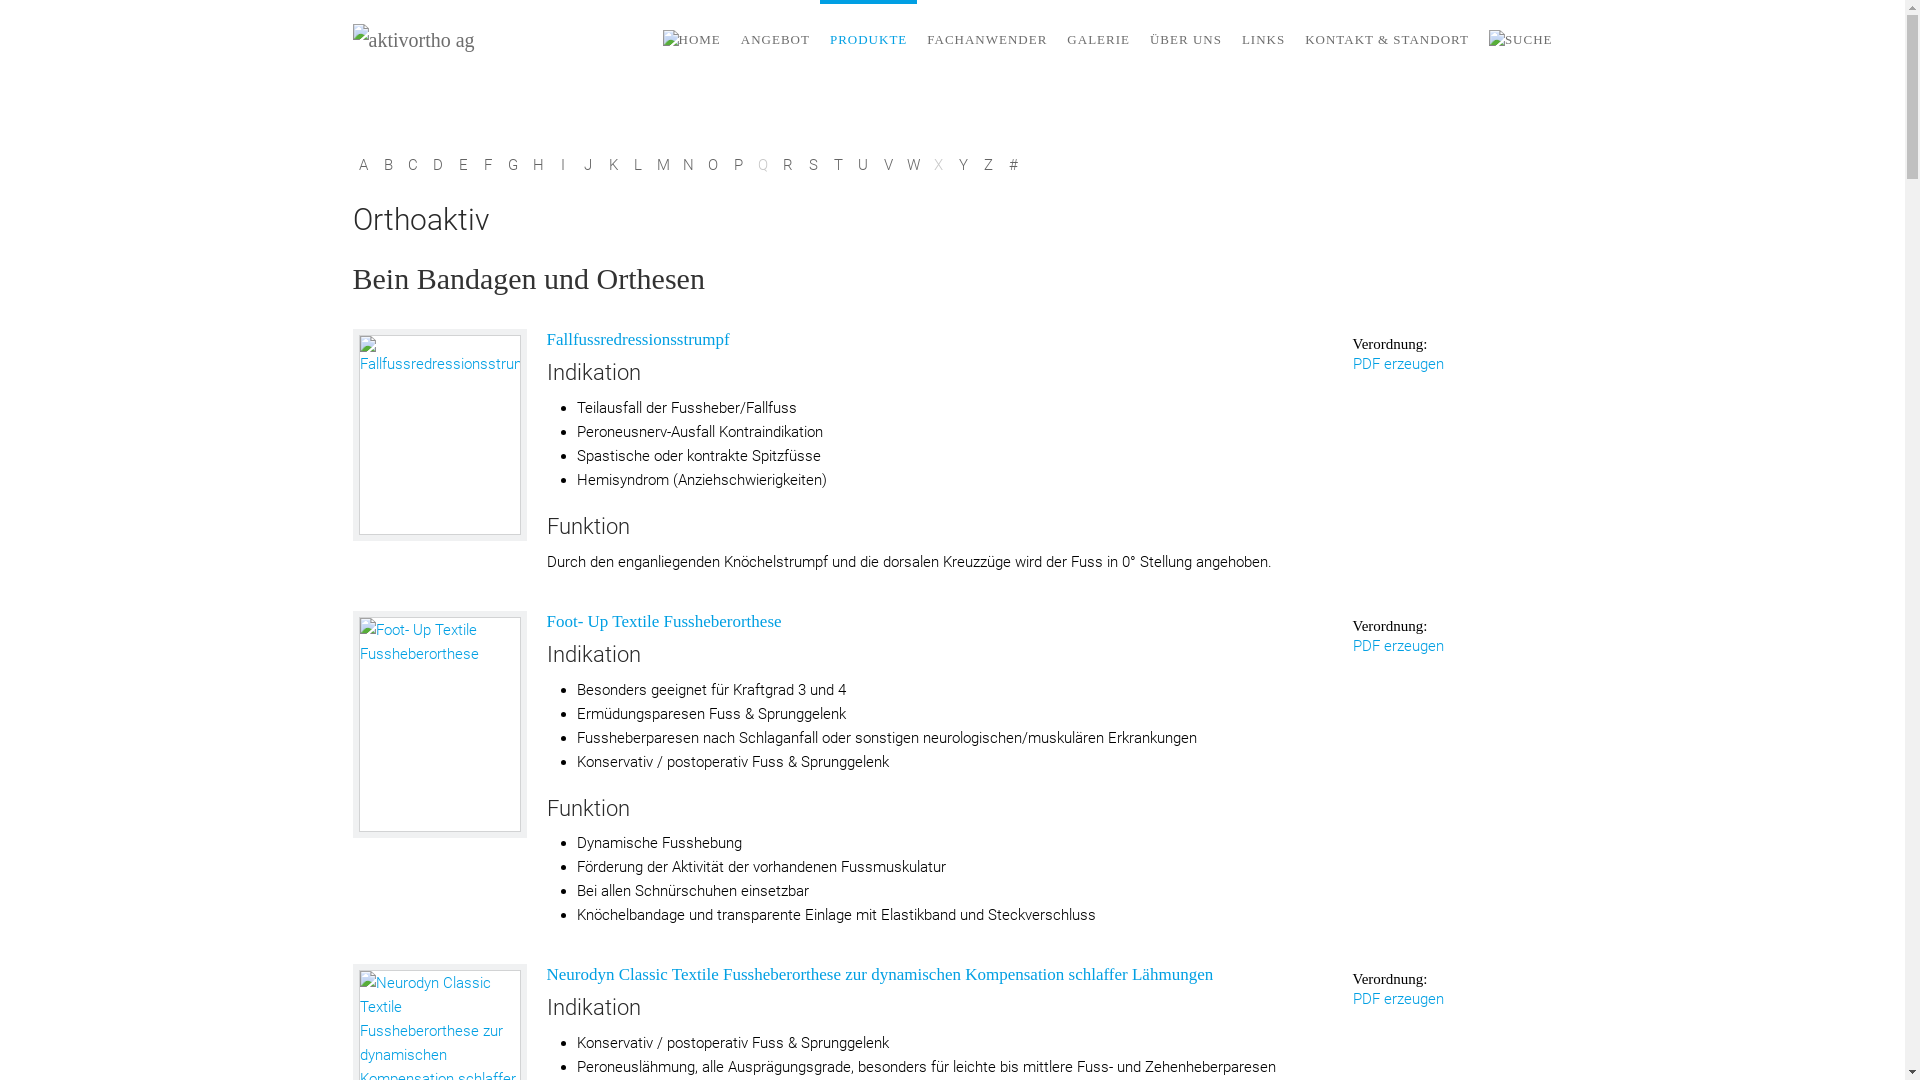 The width and height of the screenshot is (1920, 1080). I want to click on 'C', so click(411, 164).